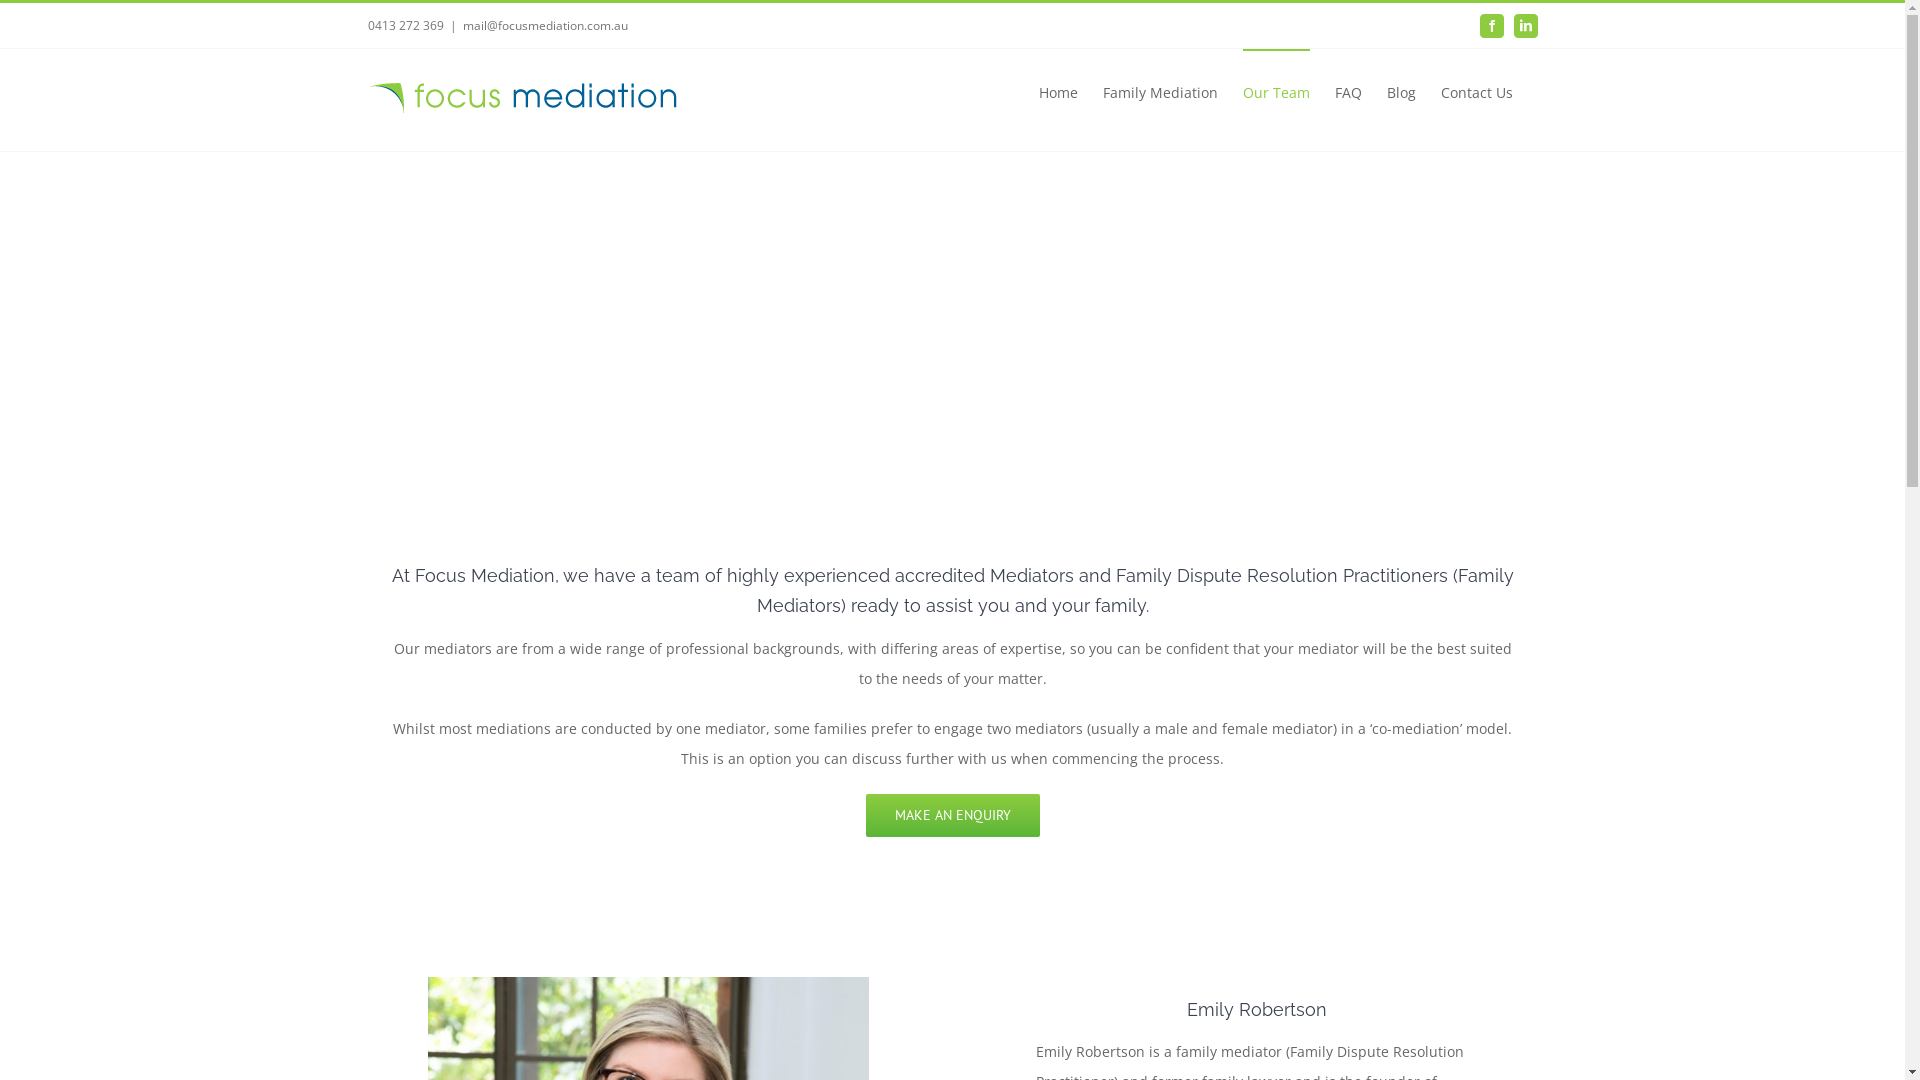 This screenshot has width=1920, height=1080. I want to click on 'Contact Us', so click(1476, 91).